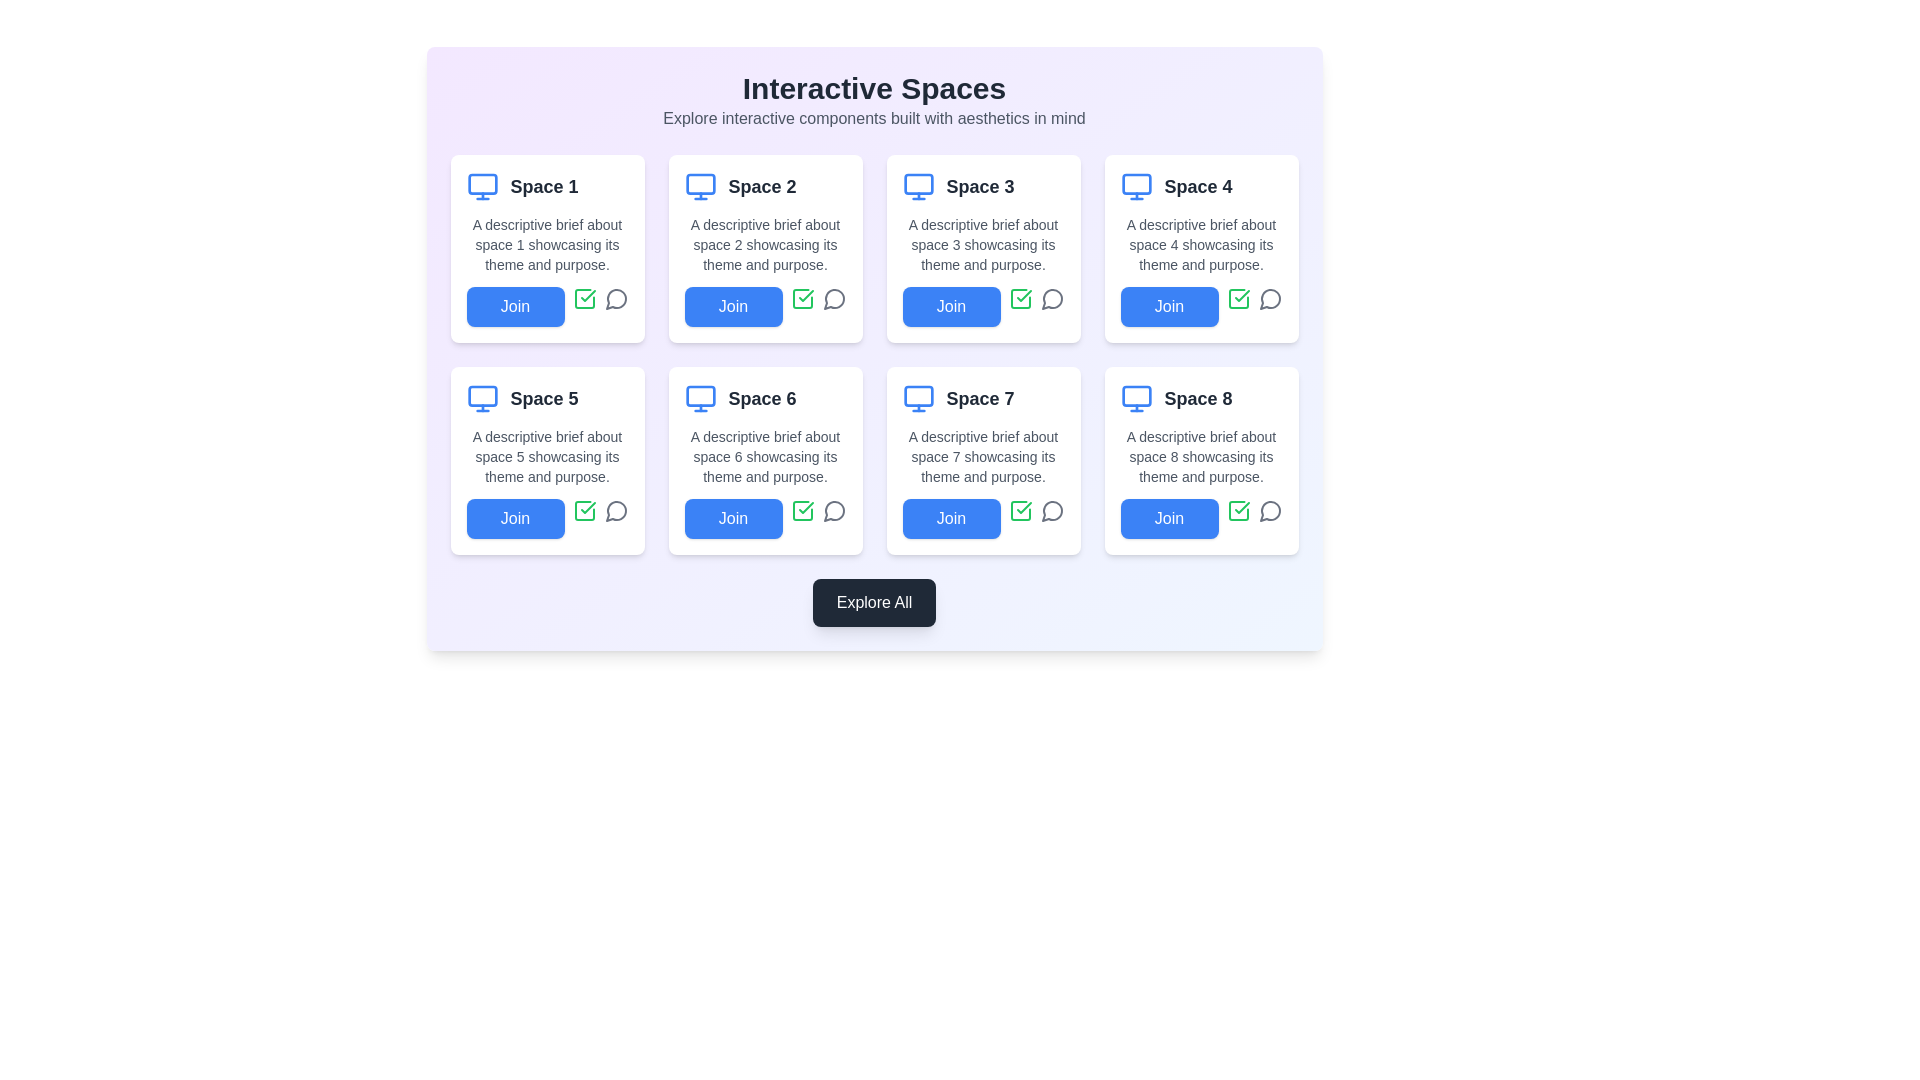 The height and width of the screenshot is (1080, 1920). What do you see at coordinates (482, 186) in the screenshot?
I see `the monitor icon representing 'Space 1', which is positioned above the text 'Space 1' and adjacent to its descriptive content` at bounding box center [482, 186].